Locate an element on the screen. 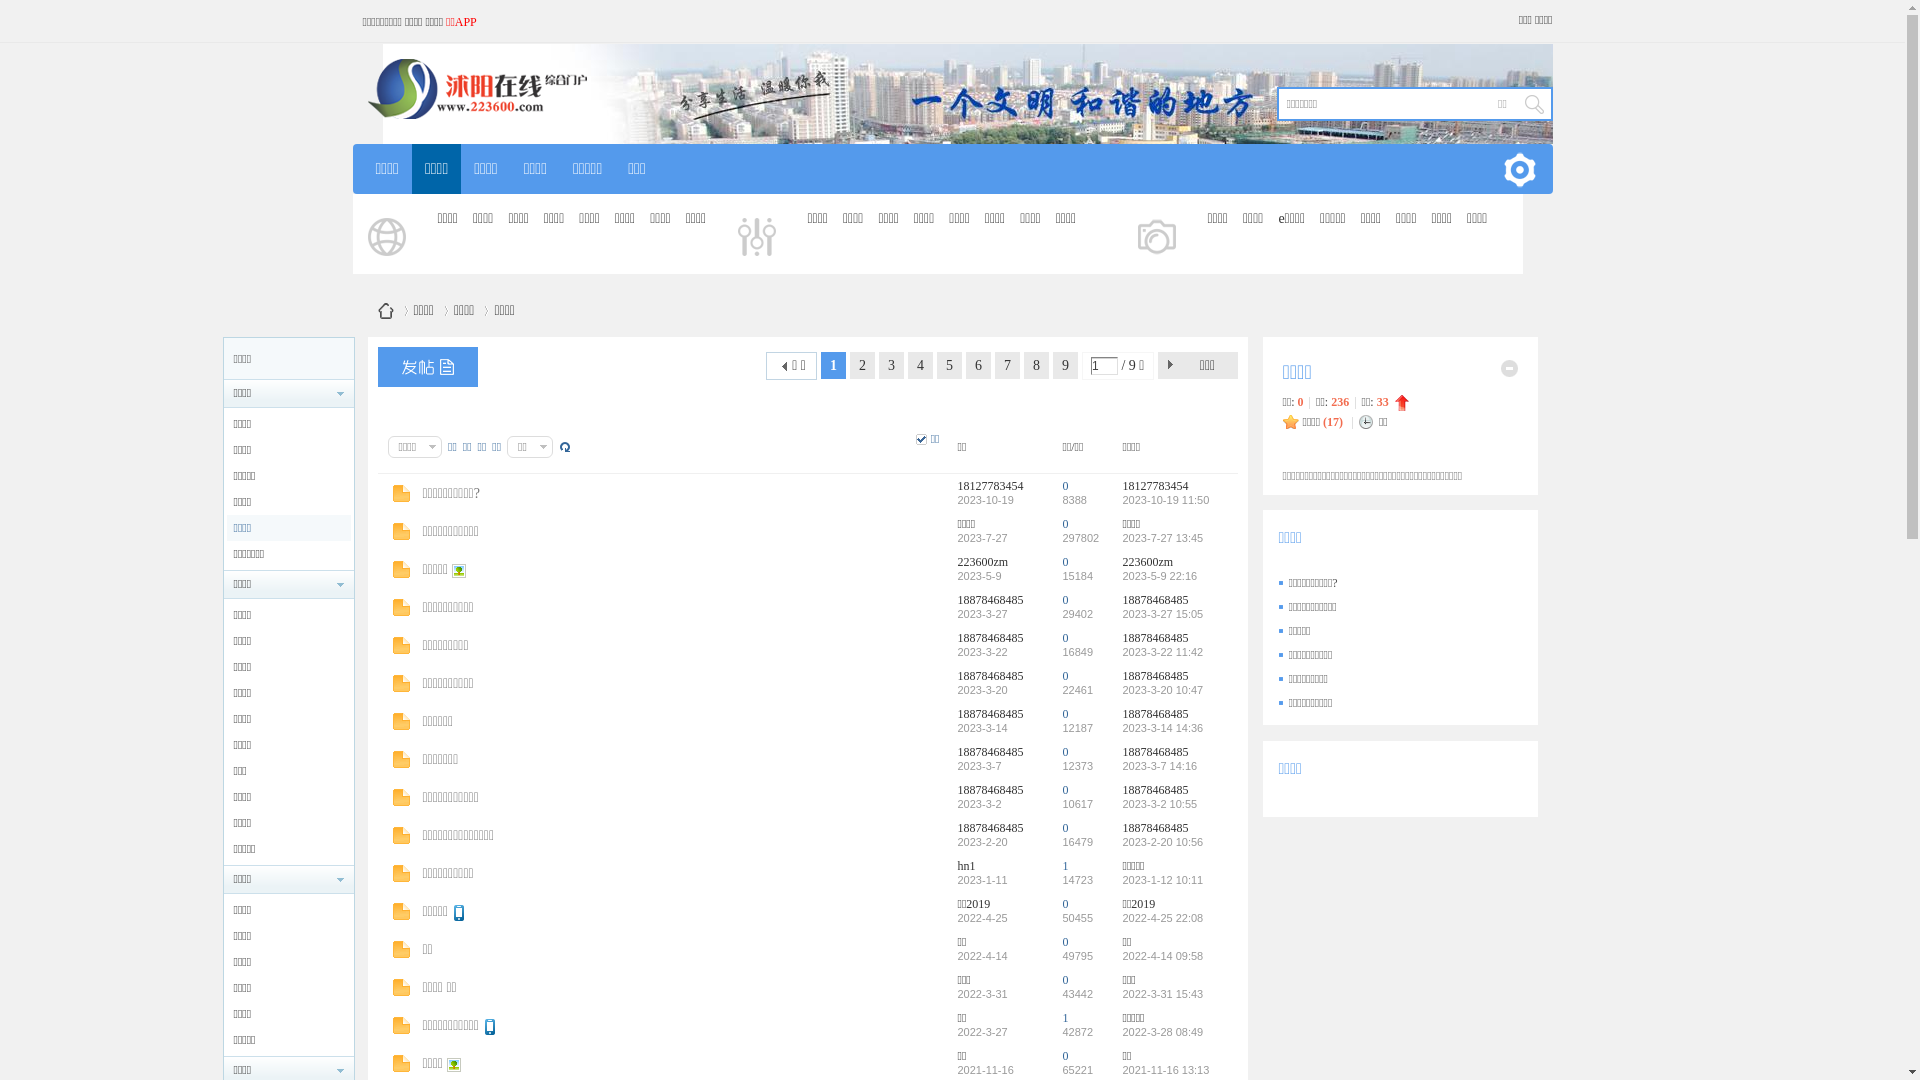 The image size is (1920, 1080). '2023-10-19 11:50' is located at coordinates (1122, 499).